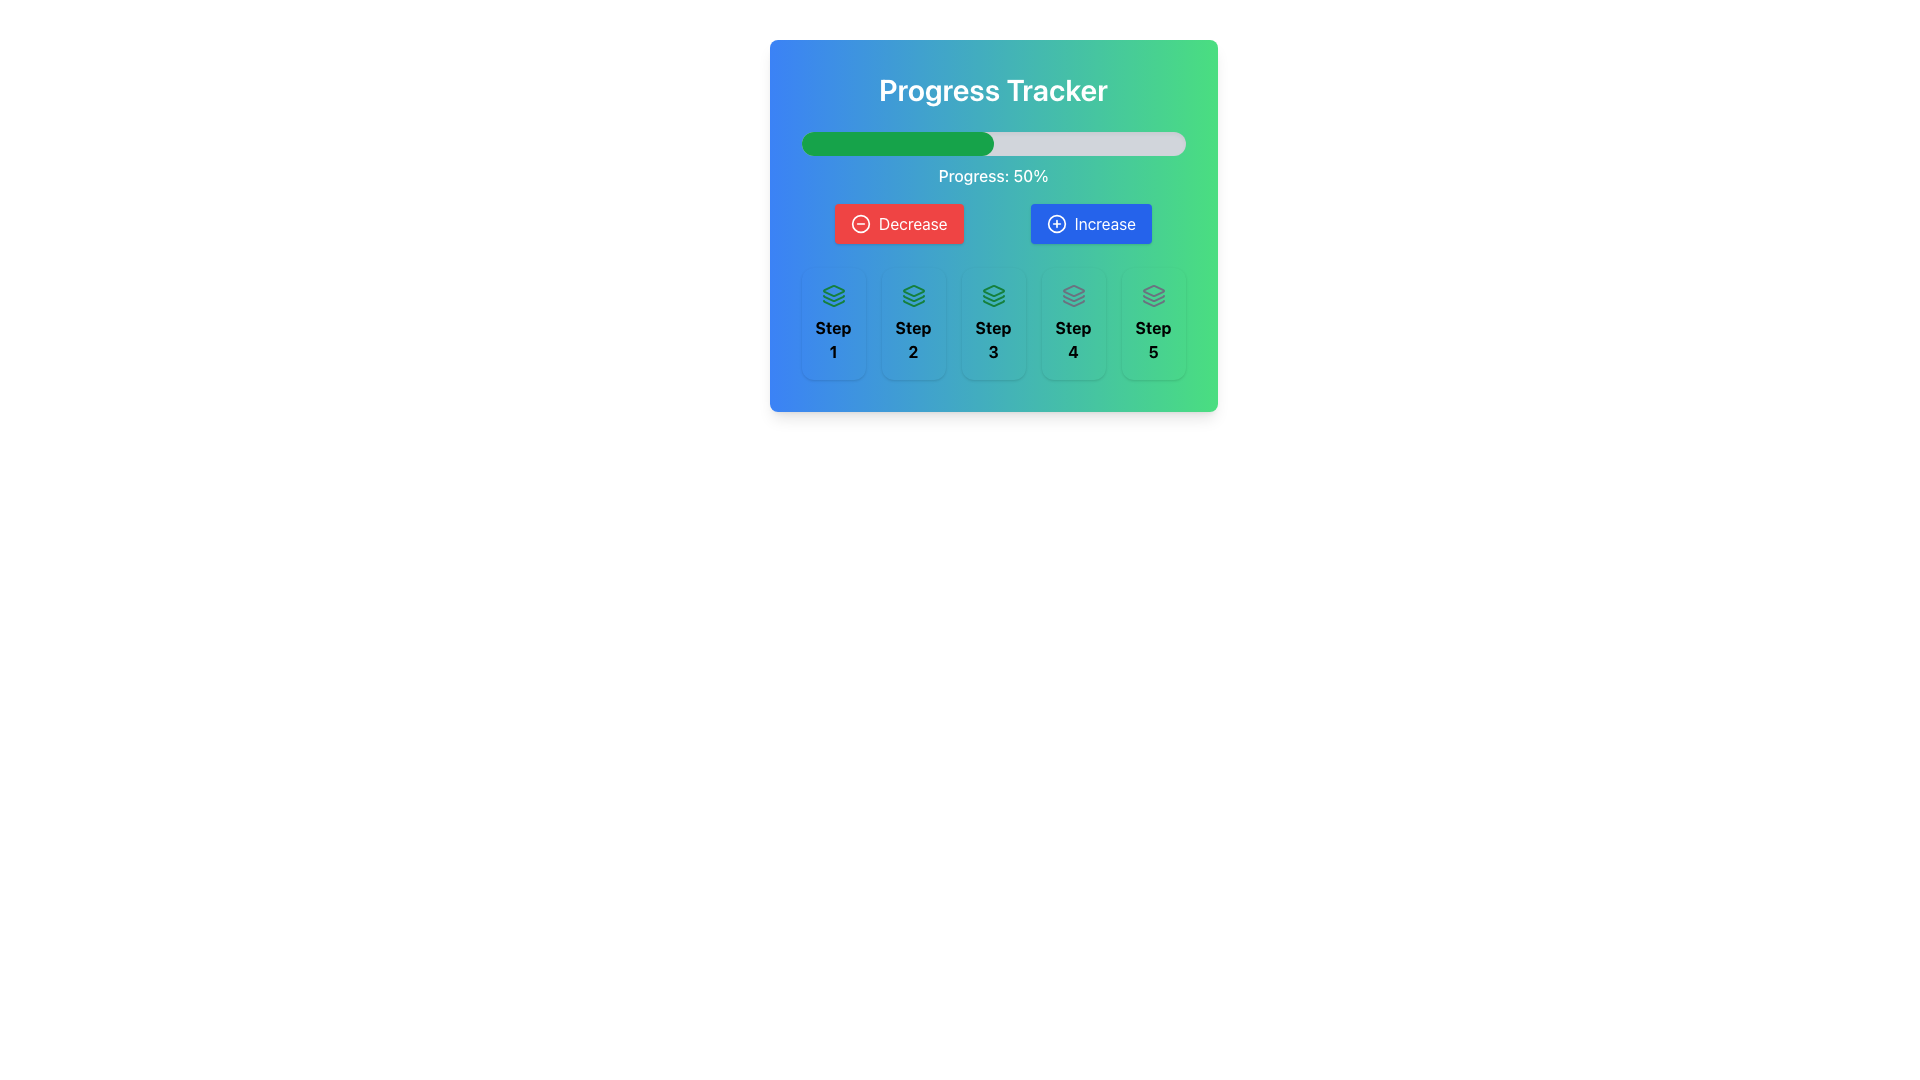  I want to click on the button labeled 'Step 5' which features an icon of stacked layers, to navigate, so click(1153, 296).